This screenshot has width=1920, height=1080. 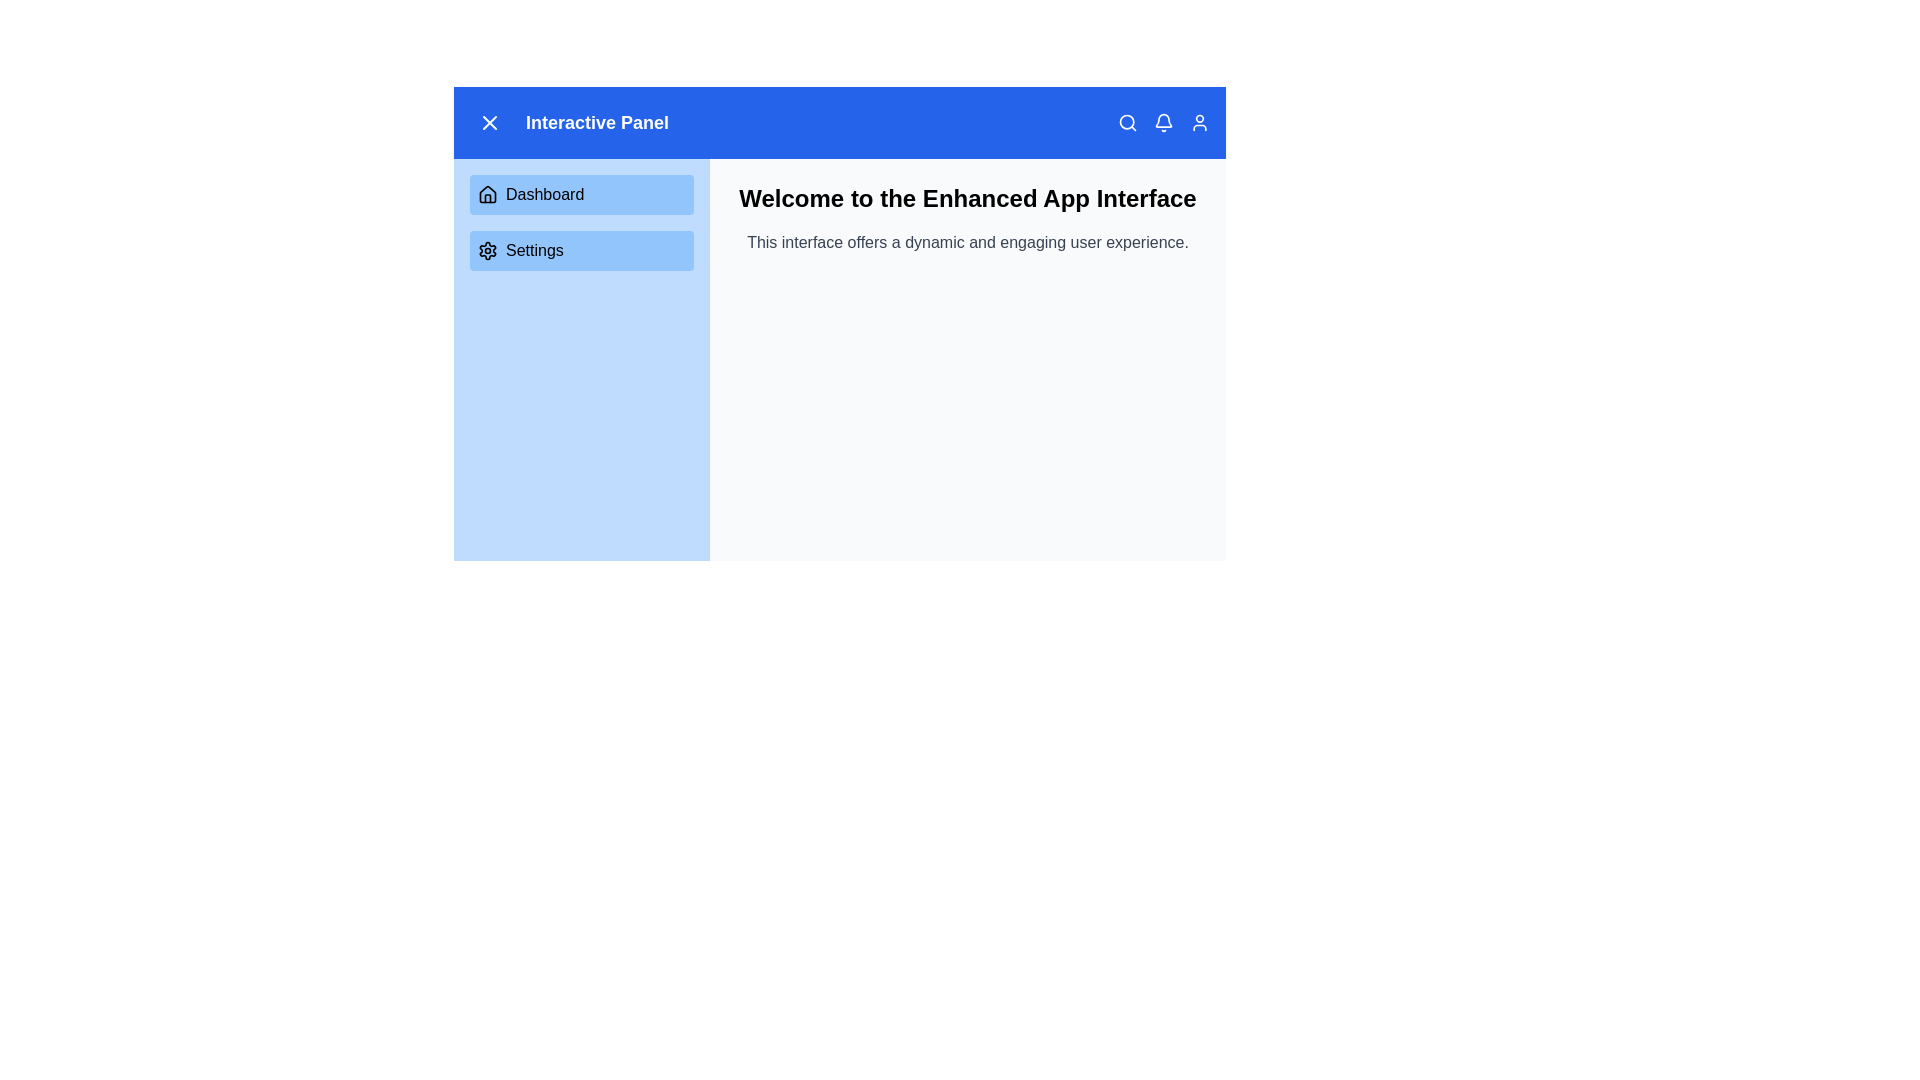 What do you see at coordinates (968, 242) in the screenshot?
I see `descriptive subtitle text located below the title 'Welcome to the Enhanced App Interface' in the central content area of the interface` at bounding box center [968, 242].